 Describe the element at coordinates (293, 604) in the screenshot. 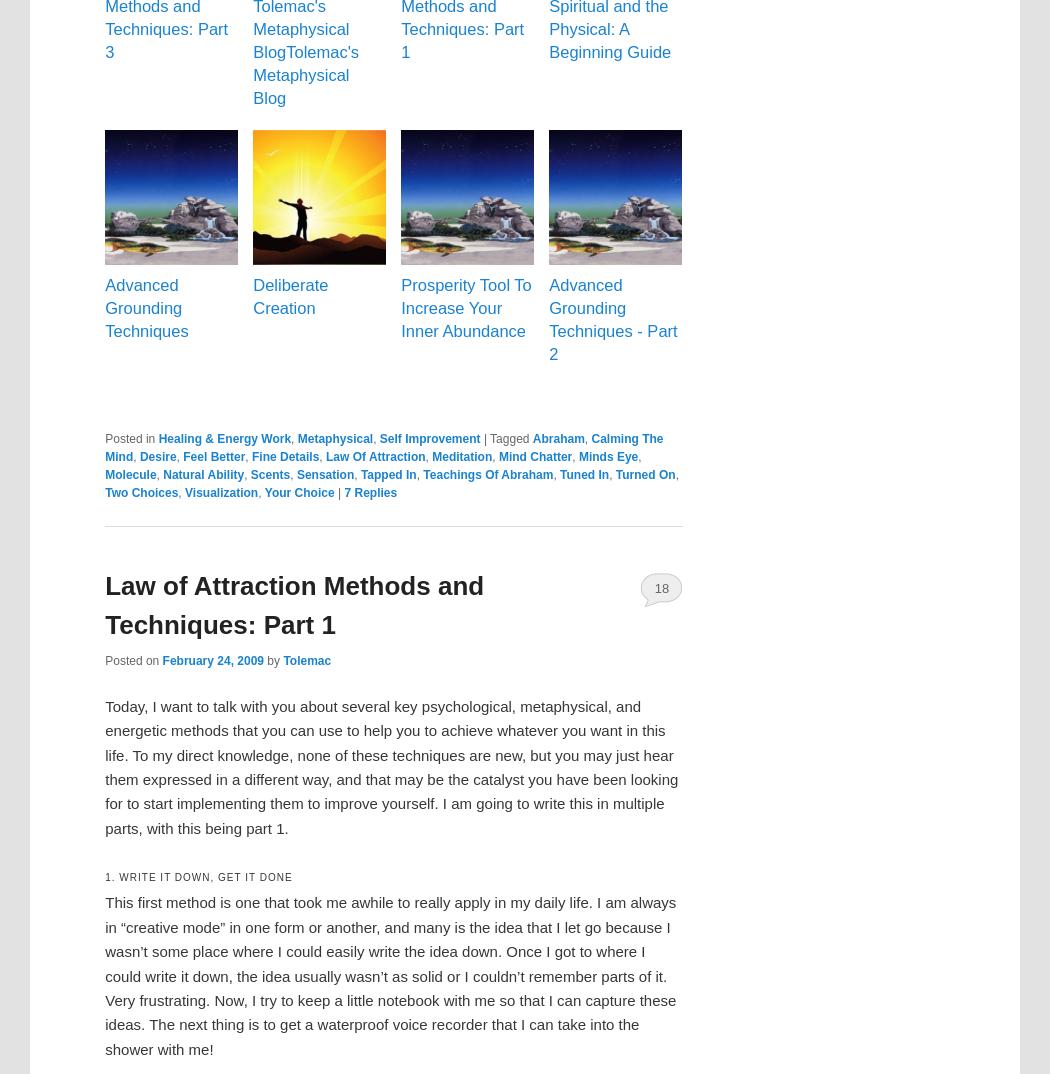

I see `'Law of Attraction Methods and Techniques: Part 1'` at that location.